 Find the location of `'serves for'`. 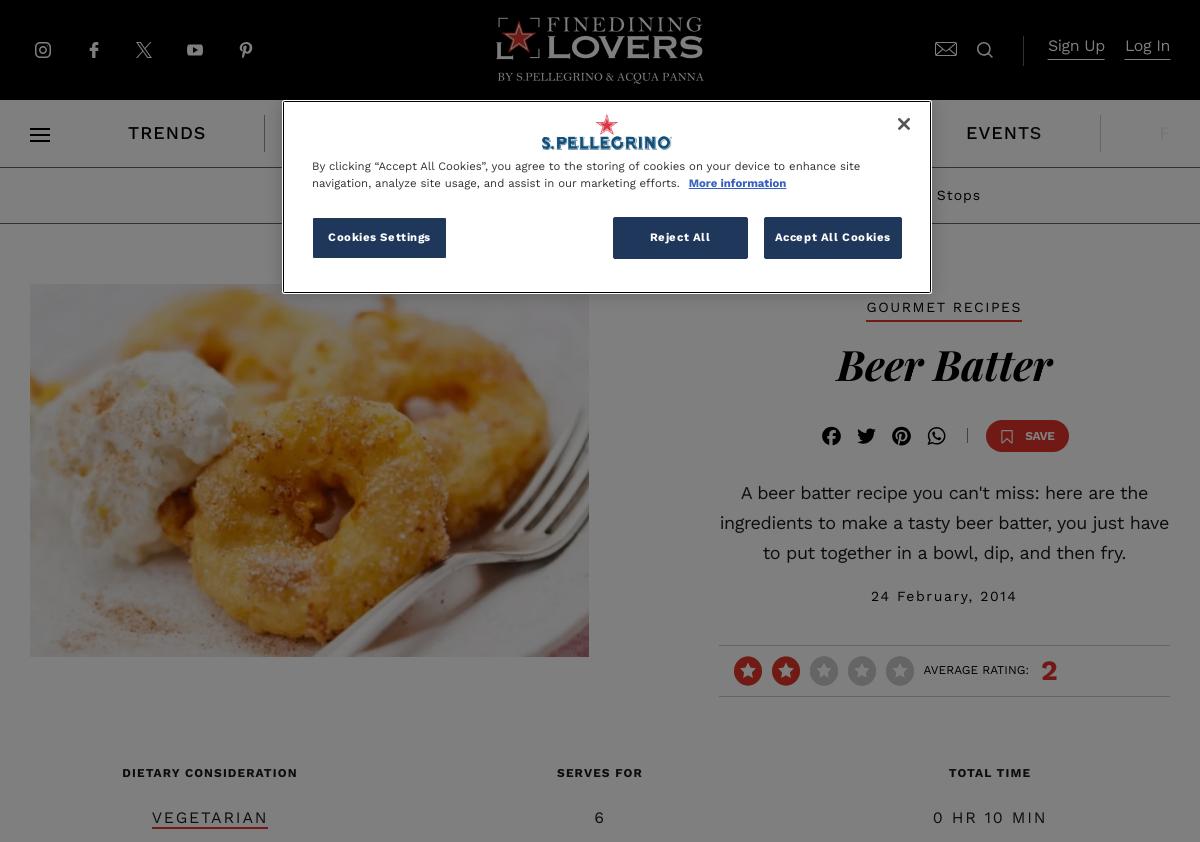

'serves for' is located at coordinates (598, 772).